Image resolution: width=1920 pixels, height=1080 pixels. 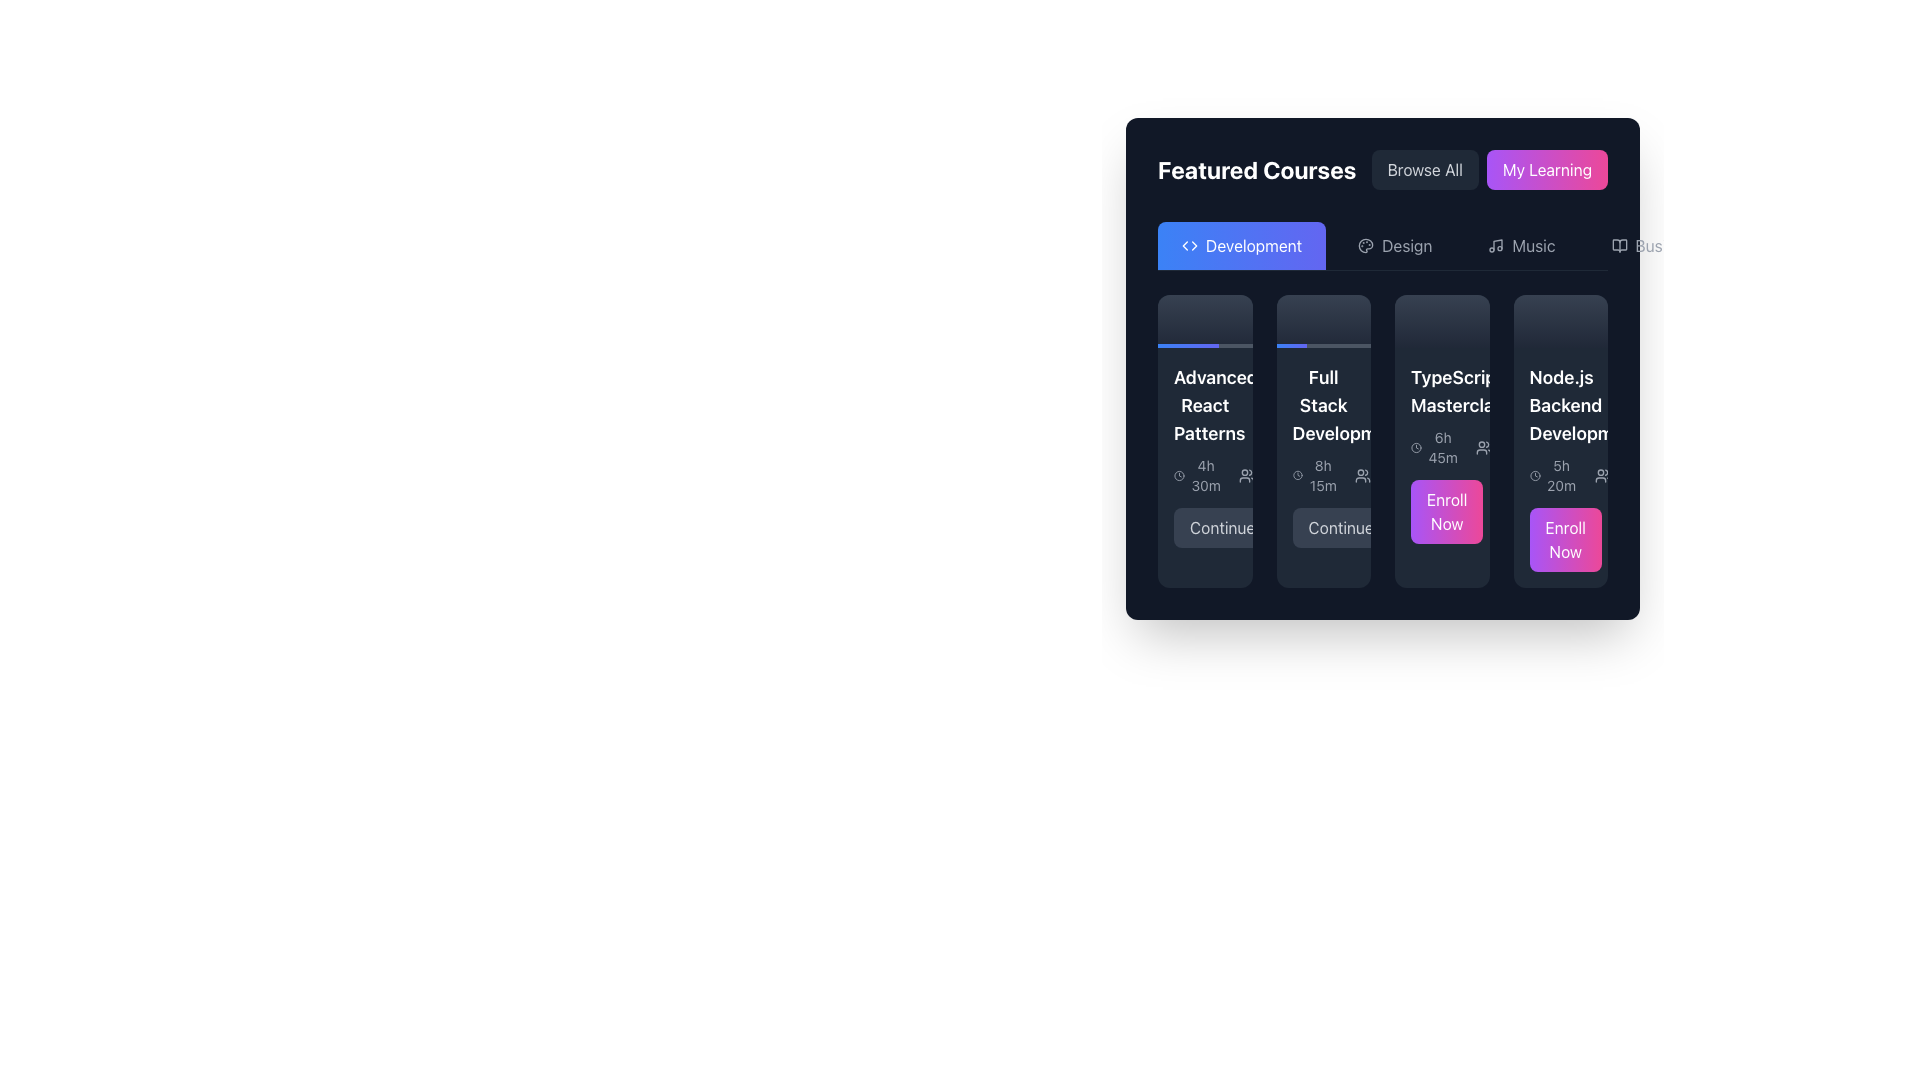 I want to click on the 'My Learning' button, which is a rectangular button with a gradient background from purple to pink and white text, located to the right of the 'Browse All' button in the 'Featured Courses' section, so click(x=1546, y=168).